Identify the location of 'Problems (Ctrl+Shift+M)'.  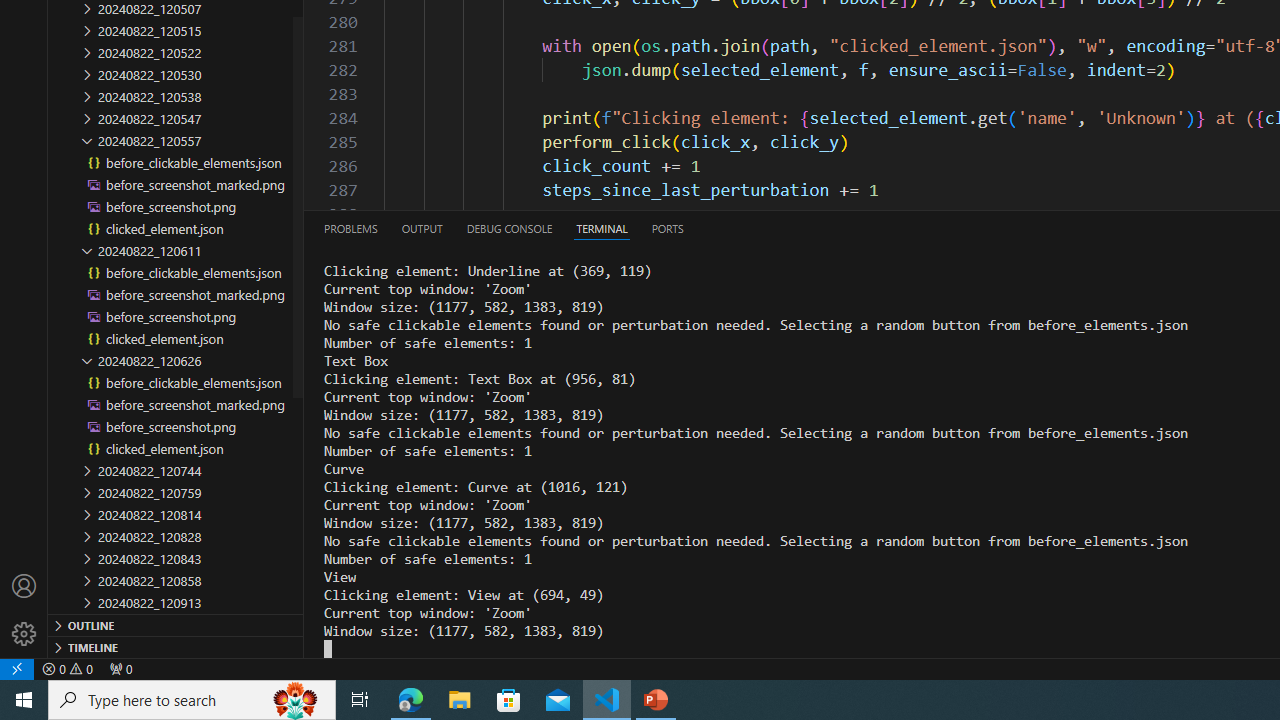
(351, 227).